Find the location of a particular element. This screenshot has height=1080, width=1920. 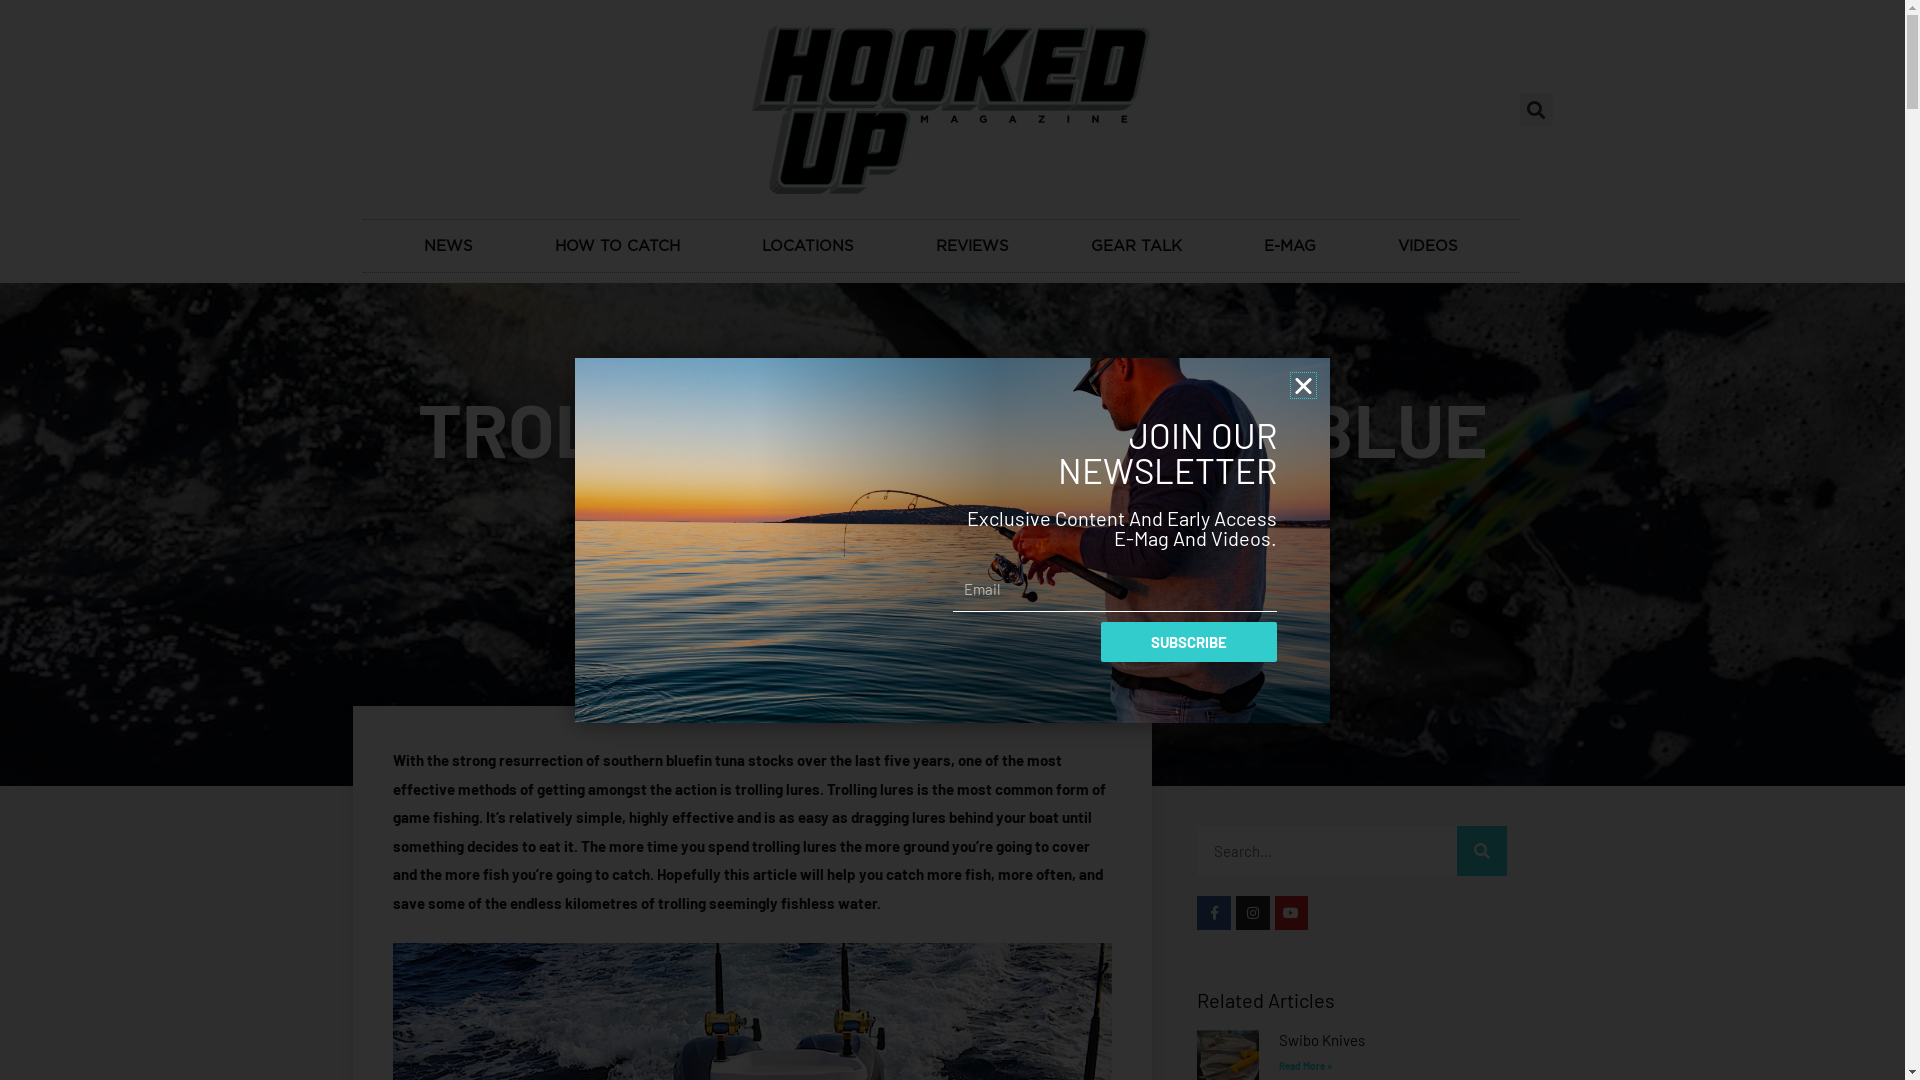

'REVIEWS' is located at coordinates (892, 245).